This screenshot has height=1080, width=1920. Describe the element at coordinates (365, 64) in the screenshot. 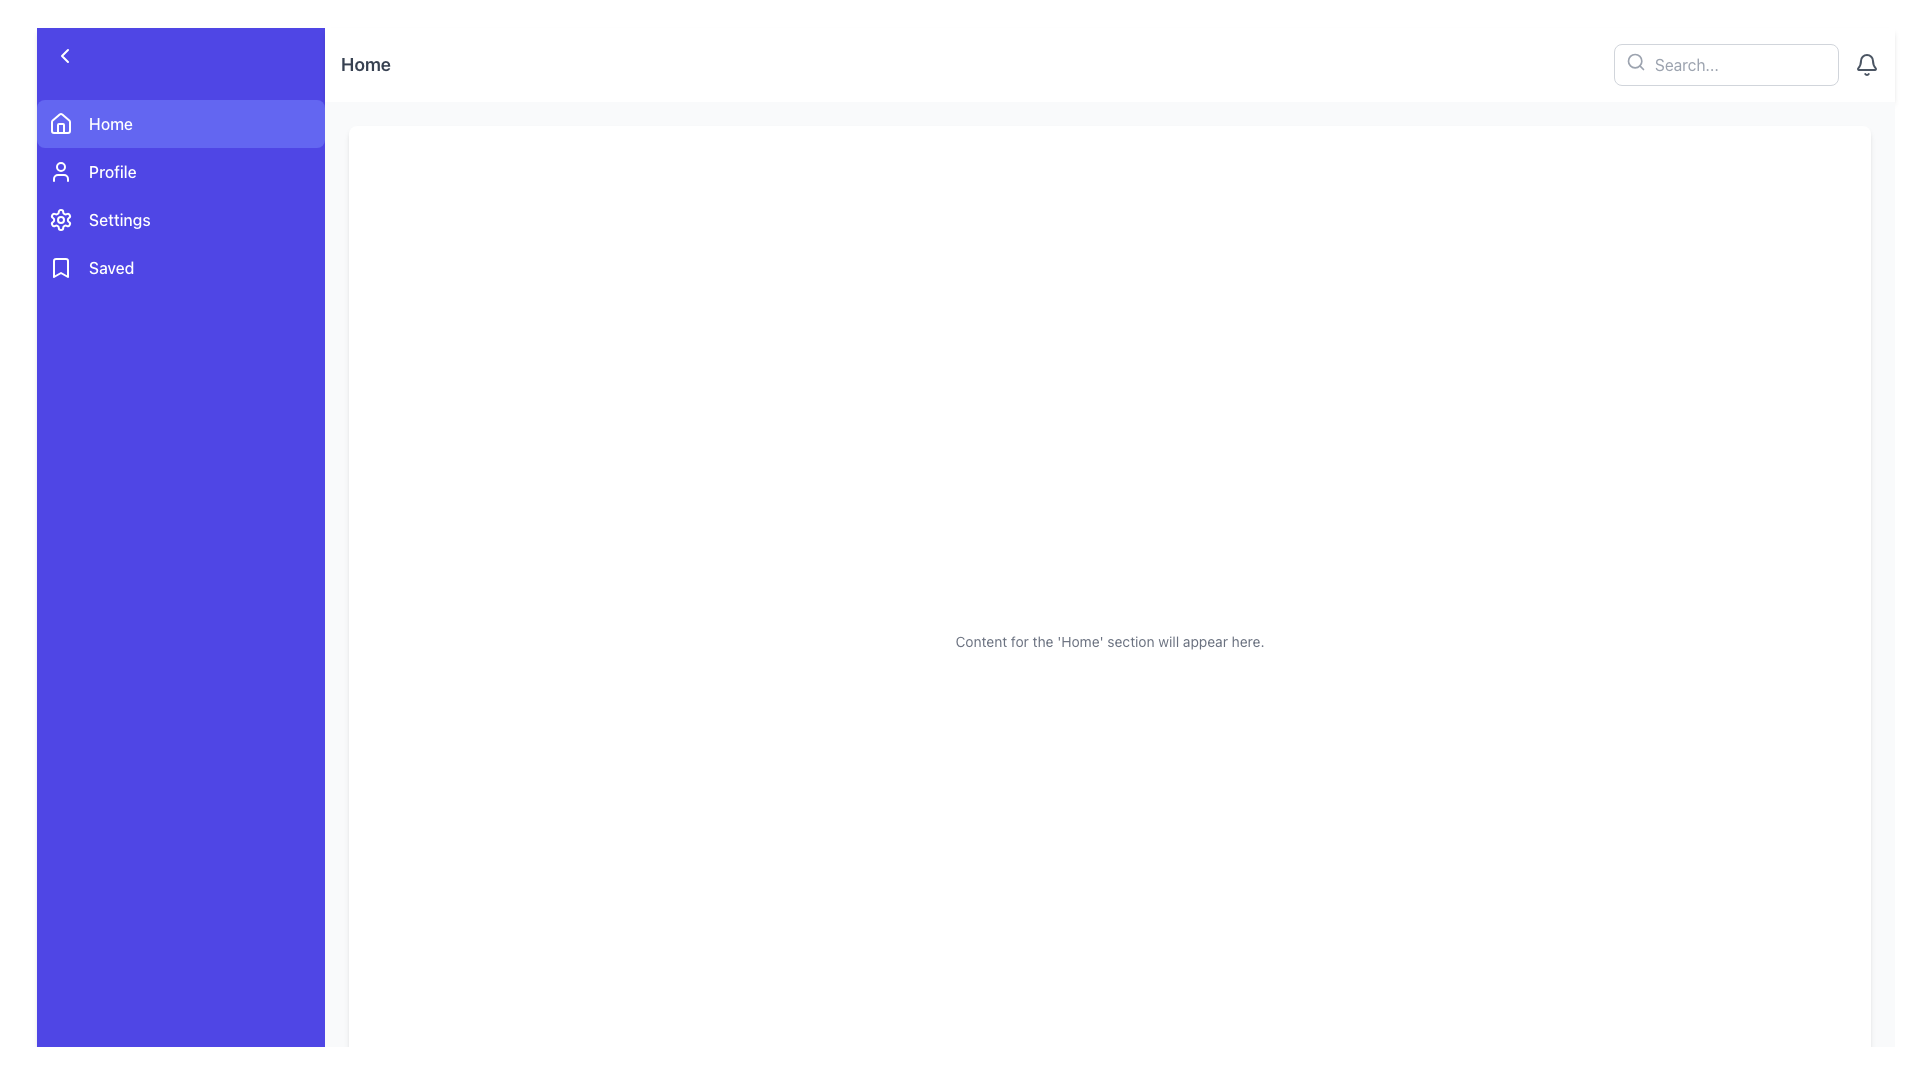

I see `the 'Home' section text label located at the top of the page, below the horizontal navigation bar, positioned towards the left-hand side` at that location.